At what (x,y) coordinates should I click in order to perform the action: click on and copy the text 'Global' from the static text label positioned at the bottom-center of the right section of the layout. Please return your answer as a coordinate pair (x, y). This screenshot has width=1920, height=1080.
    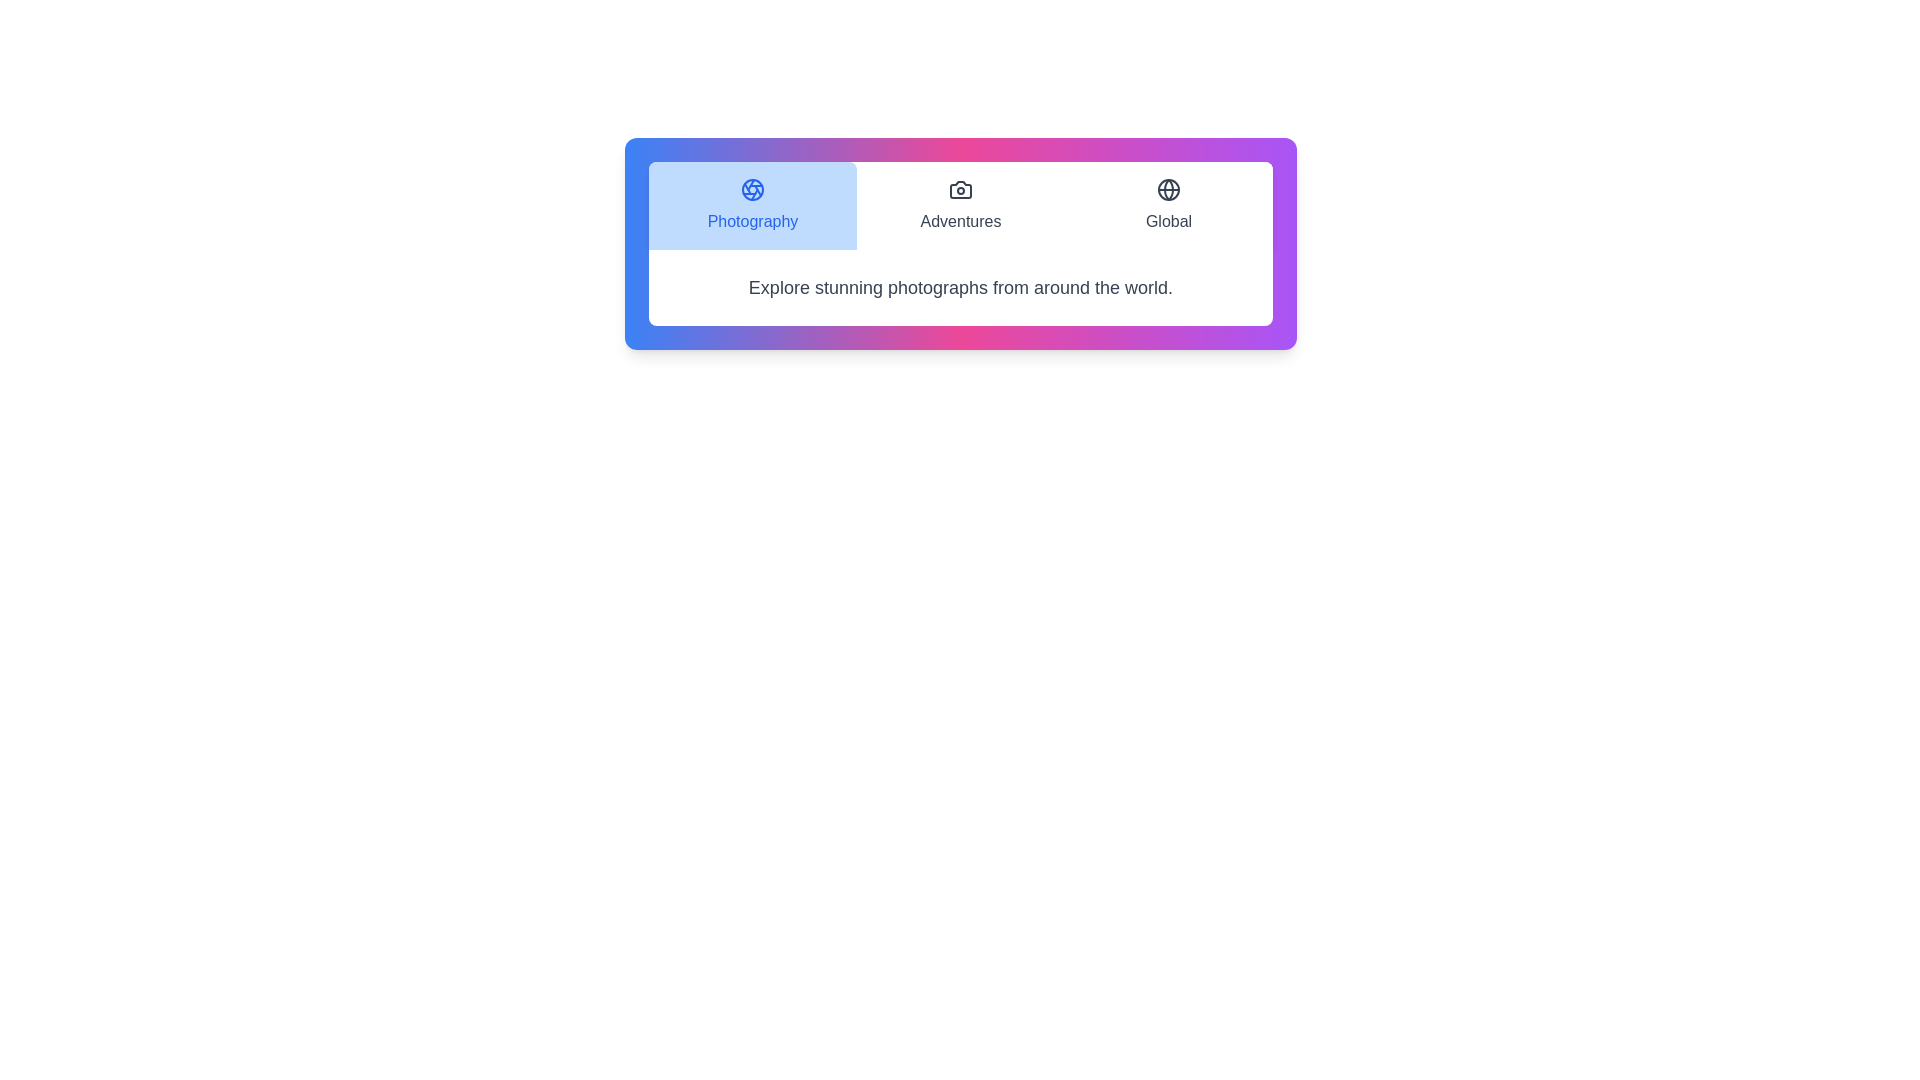
    Looking at the image, I should click on (1169, 222).